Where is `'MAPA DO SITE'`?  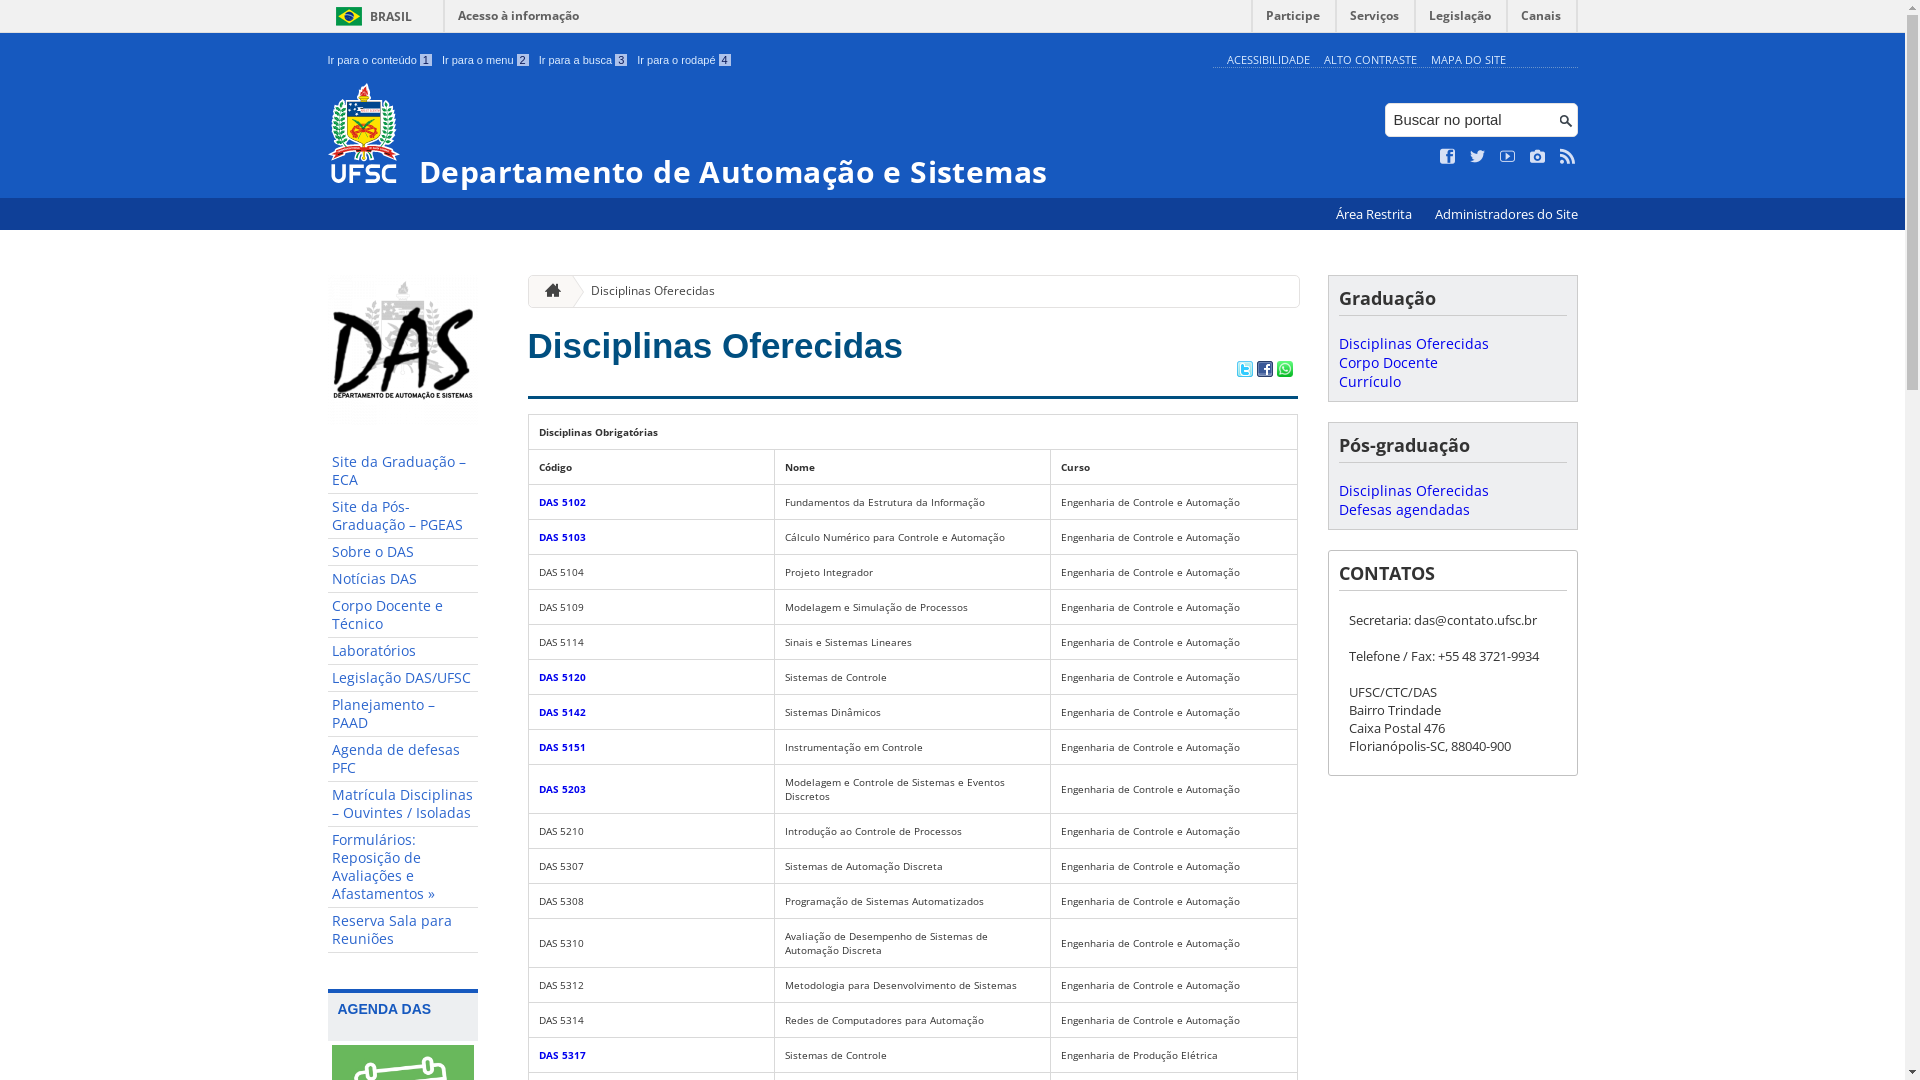 'MAPA DO SITE' is located at coordinates (1467, 58).